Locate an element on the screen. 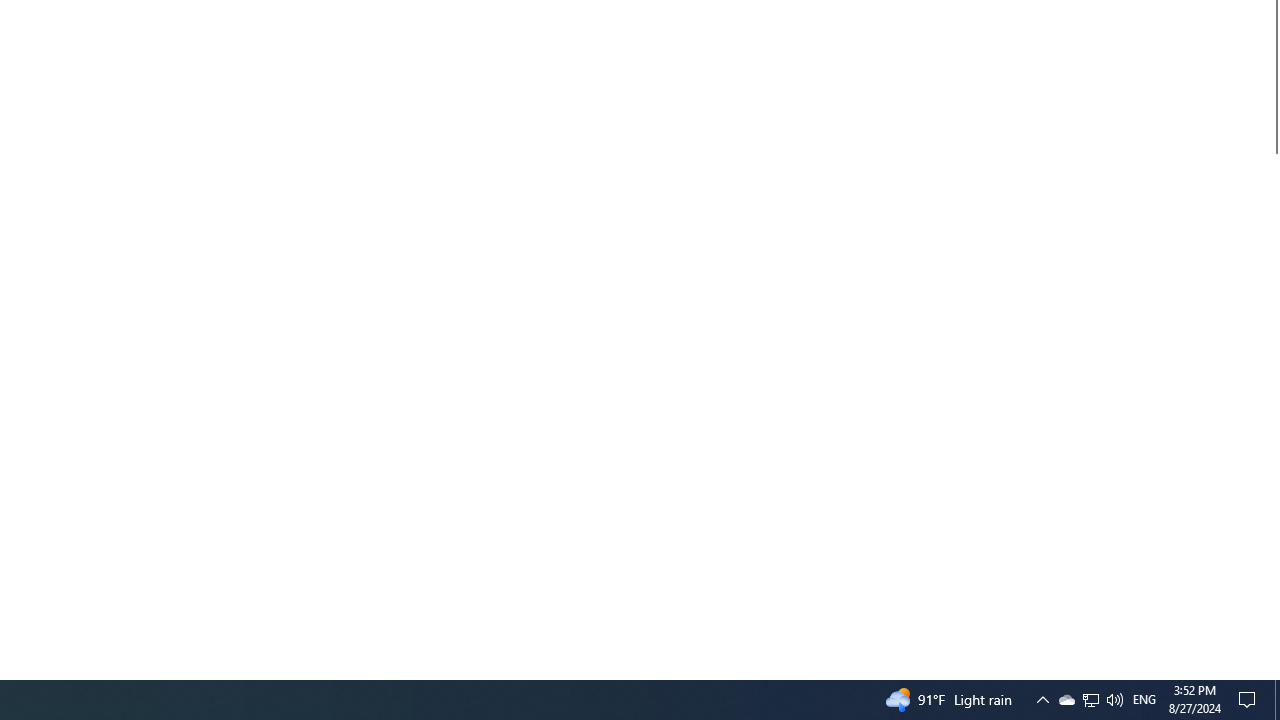 The height and width of the screenshot is (720, 1280). 'Notification Chevron' is located at coordinates (1089, 698).